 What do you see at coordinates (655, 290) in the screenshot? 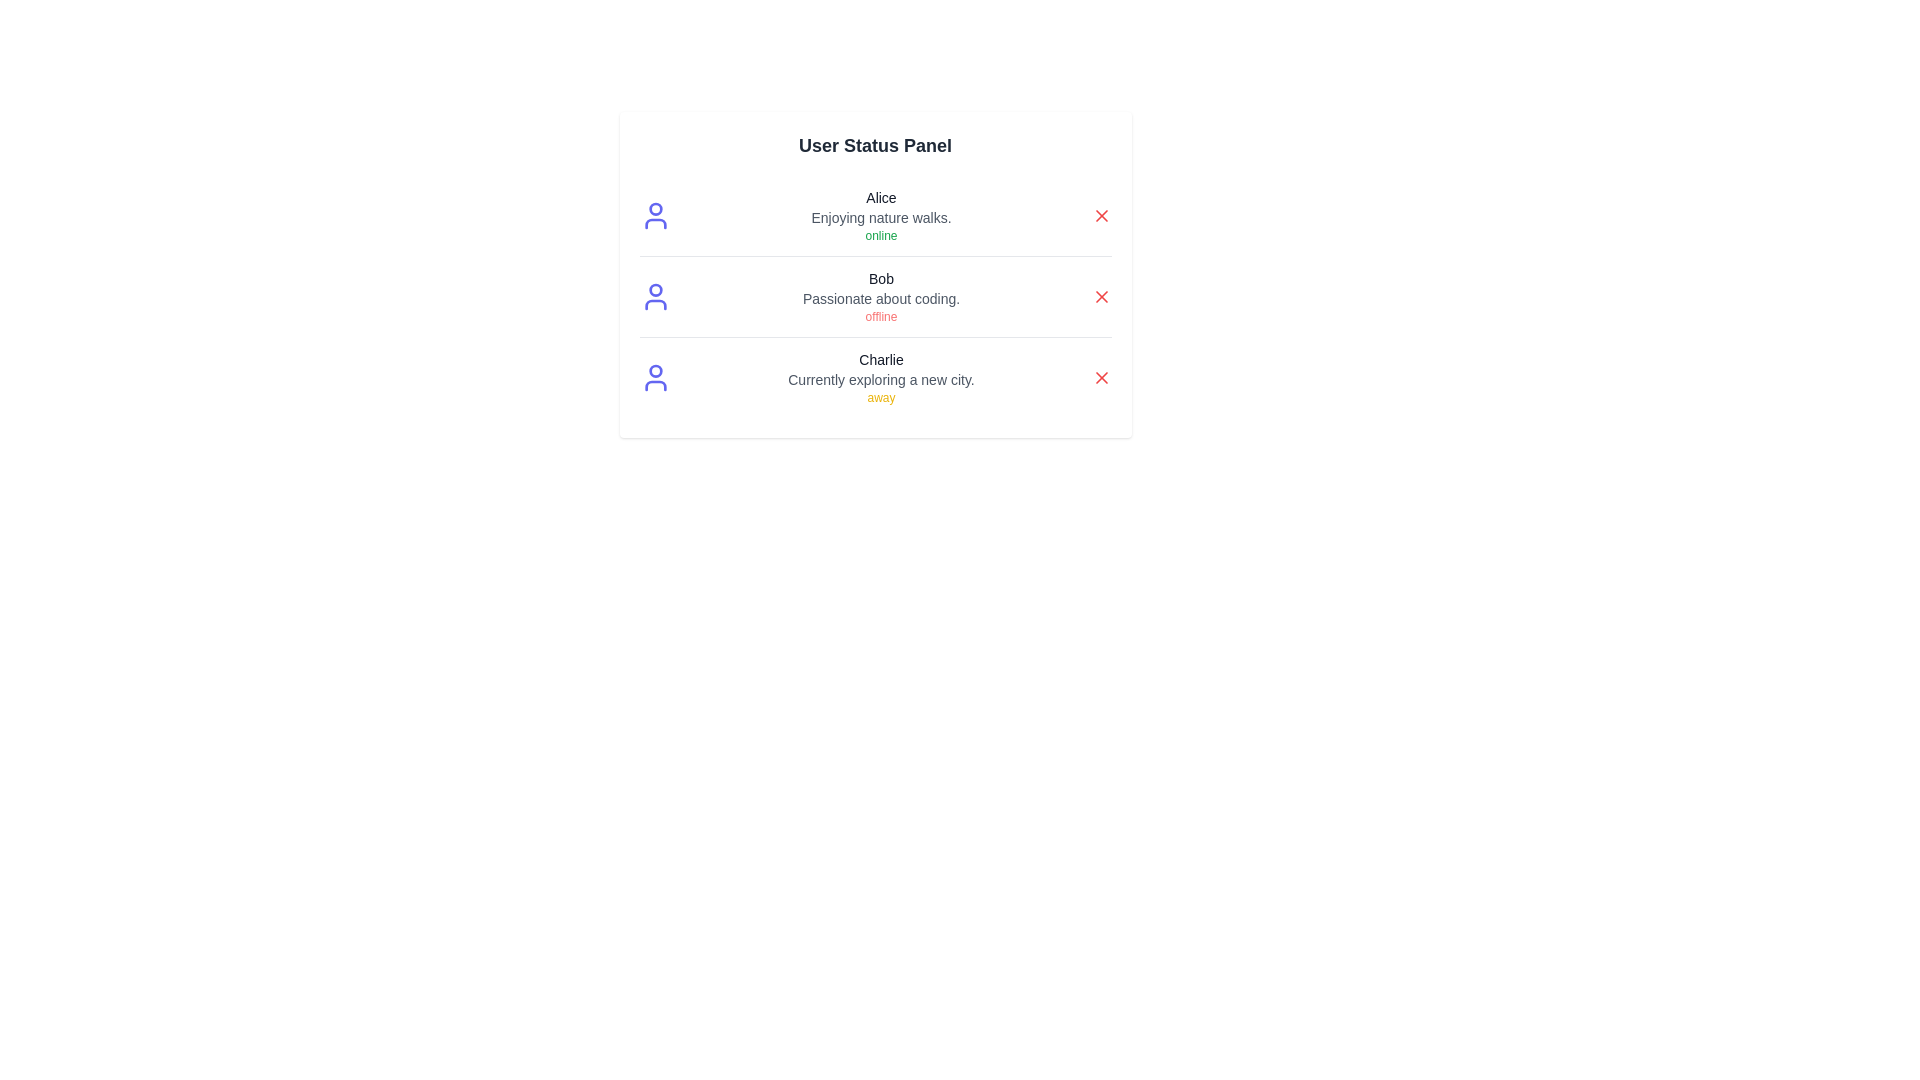
I see `the SVG circle graphical component located within the user icon of the second user ('Bob')` at bounding box center [655, 290].